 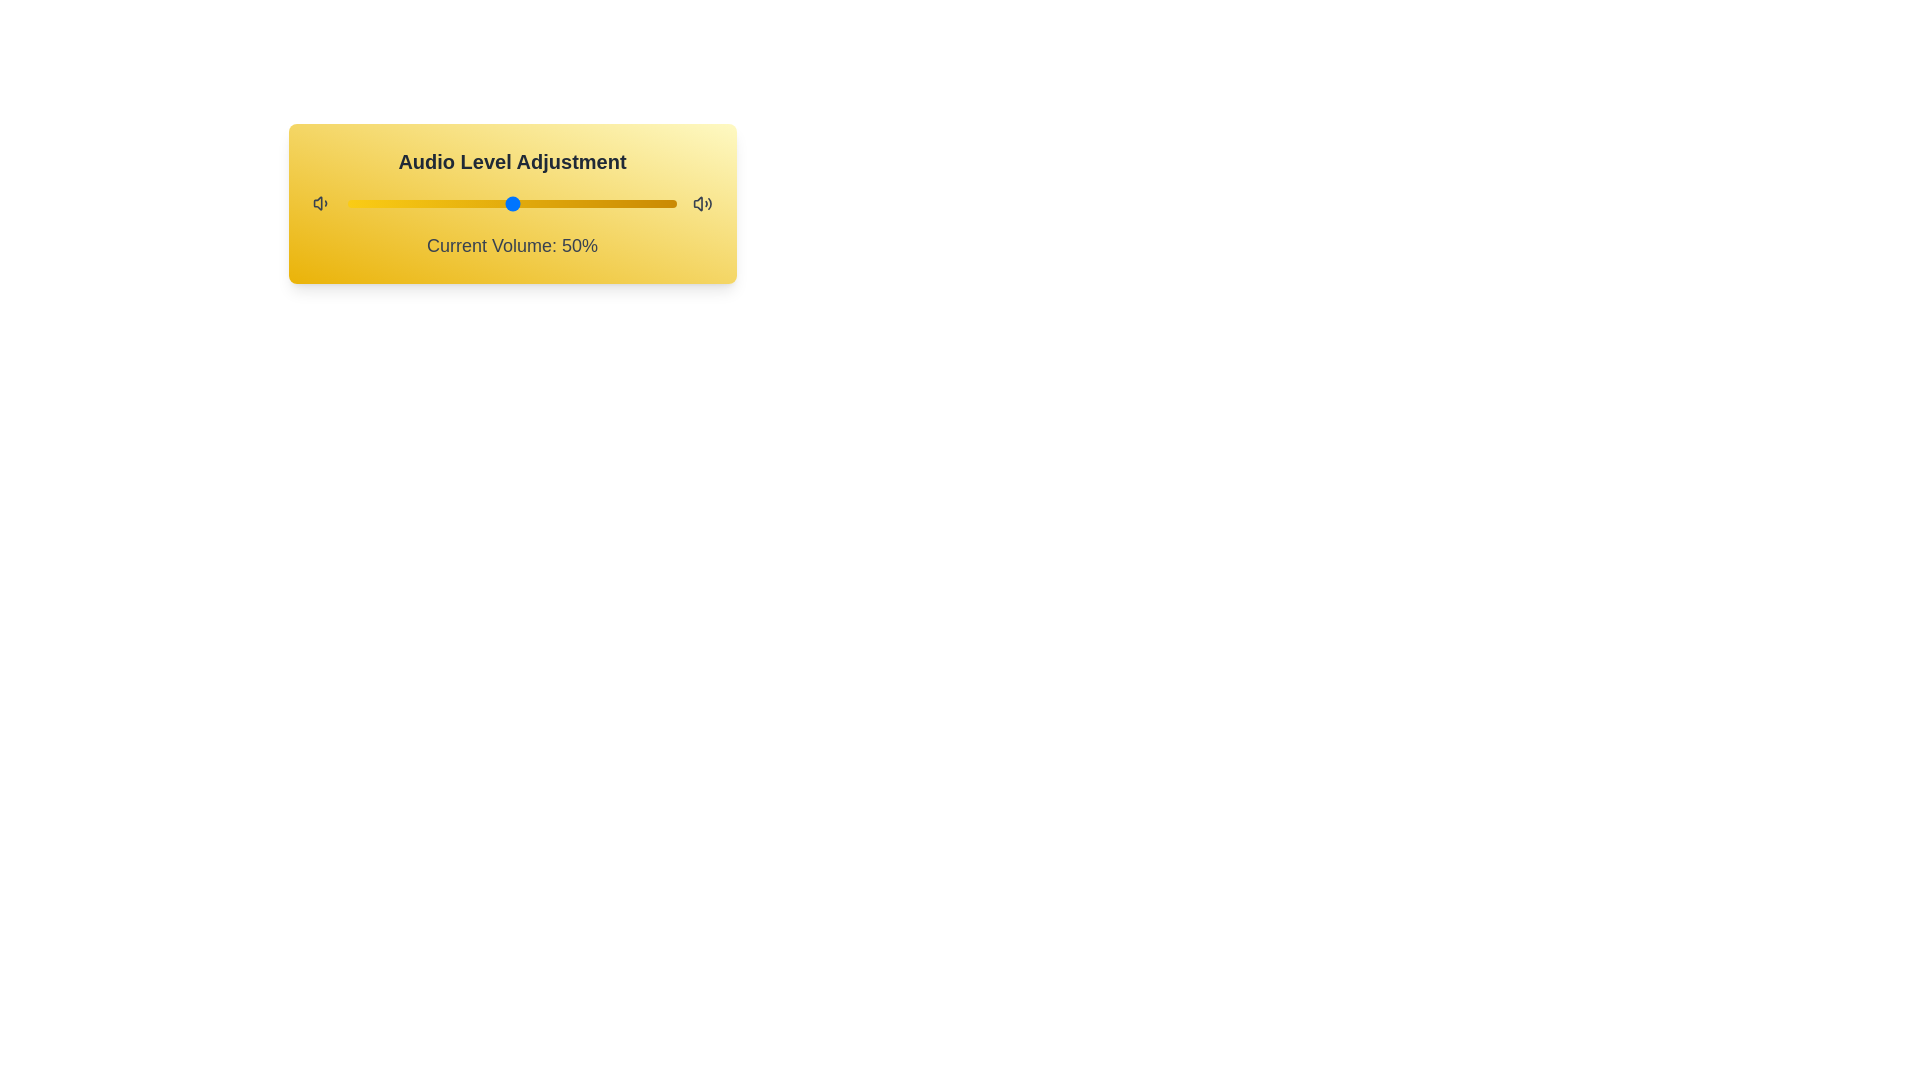 What do you see at coordinates (610, 204) in the screenshot?
I see `the volume level` at bounding box center [610, 204].